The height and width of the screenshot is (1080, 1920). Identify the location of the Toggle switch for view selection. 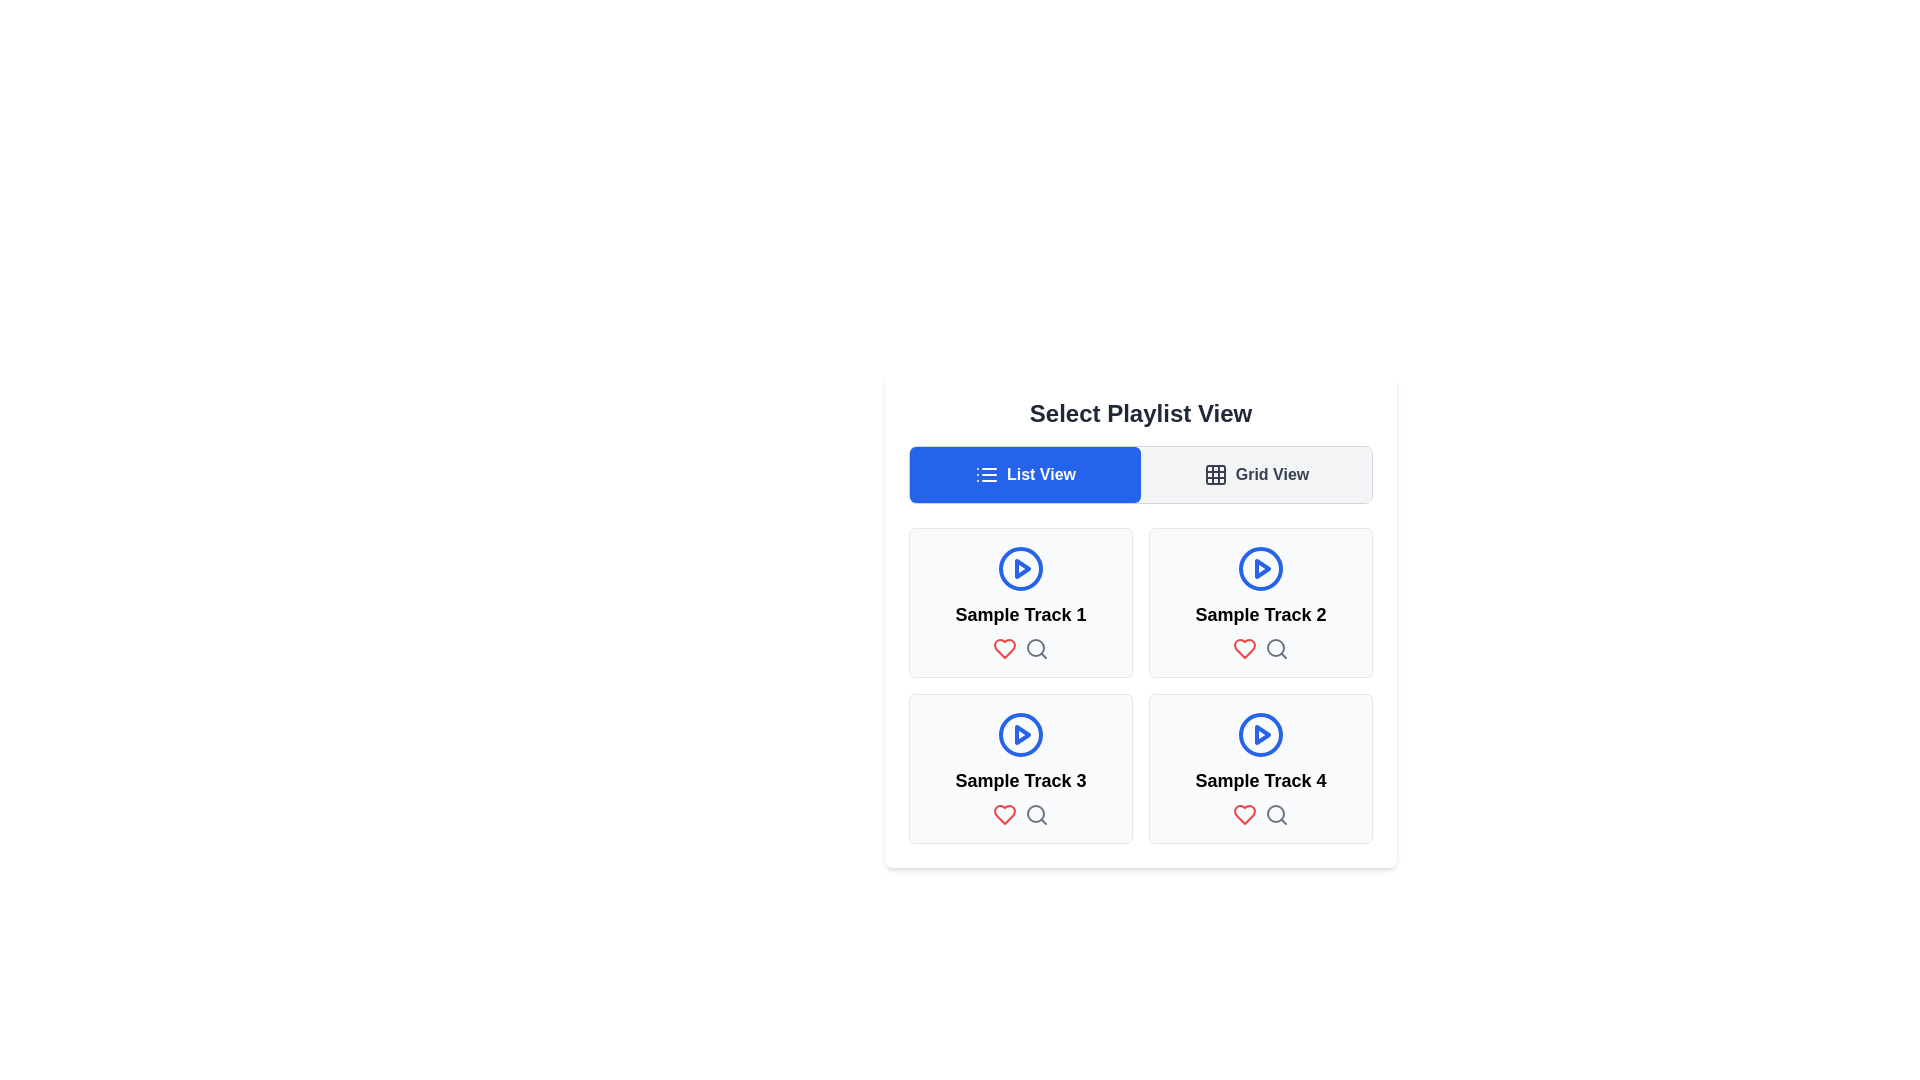
(1141, 474).